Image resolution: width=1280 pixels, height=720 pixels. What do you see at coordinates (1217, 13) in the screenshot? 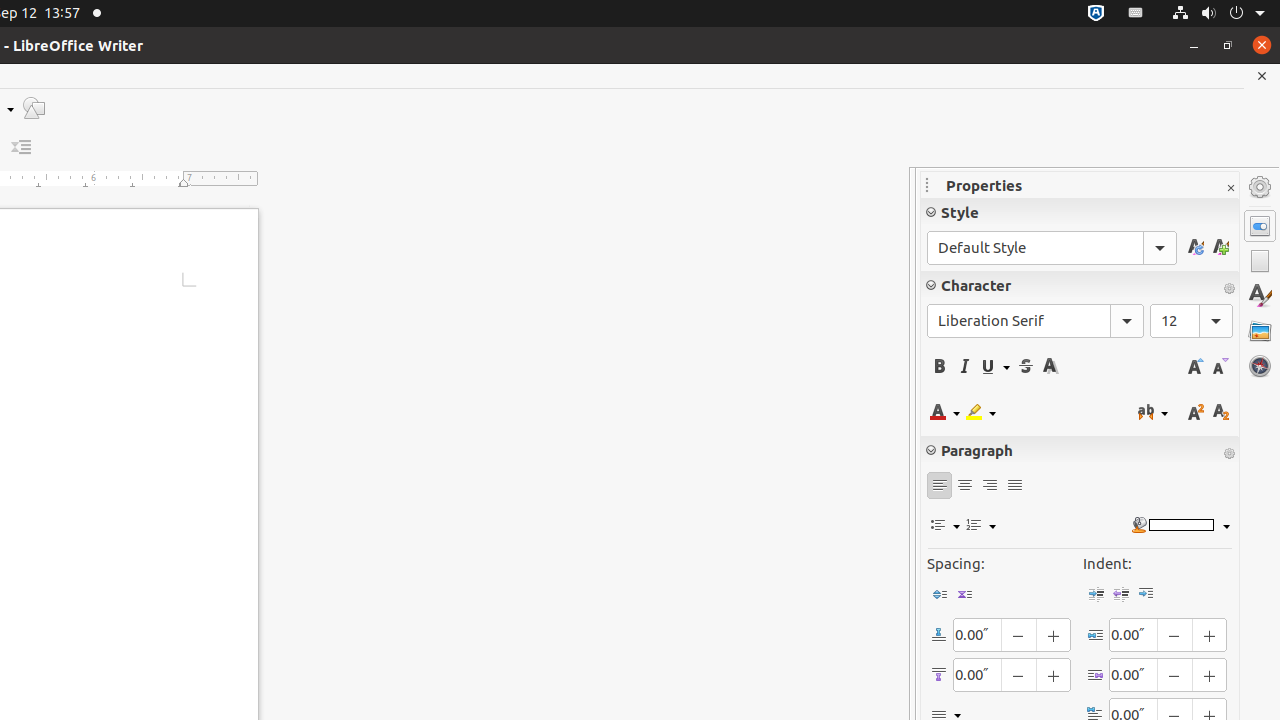
I see `'System'` at bounding box center [1217, 13].